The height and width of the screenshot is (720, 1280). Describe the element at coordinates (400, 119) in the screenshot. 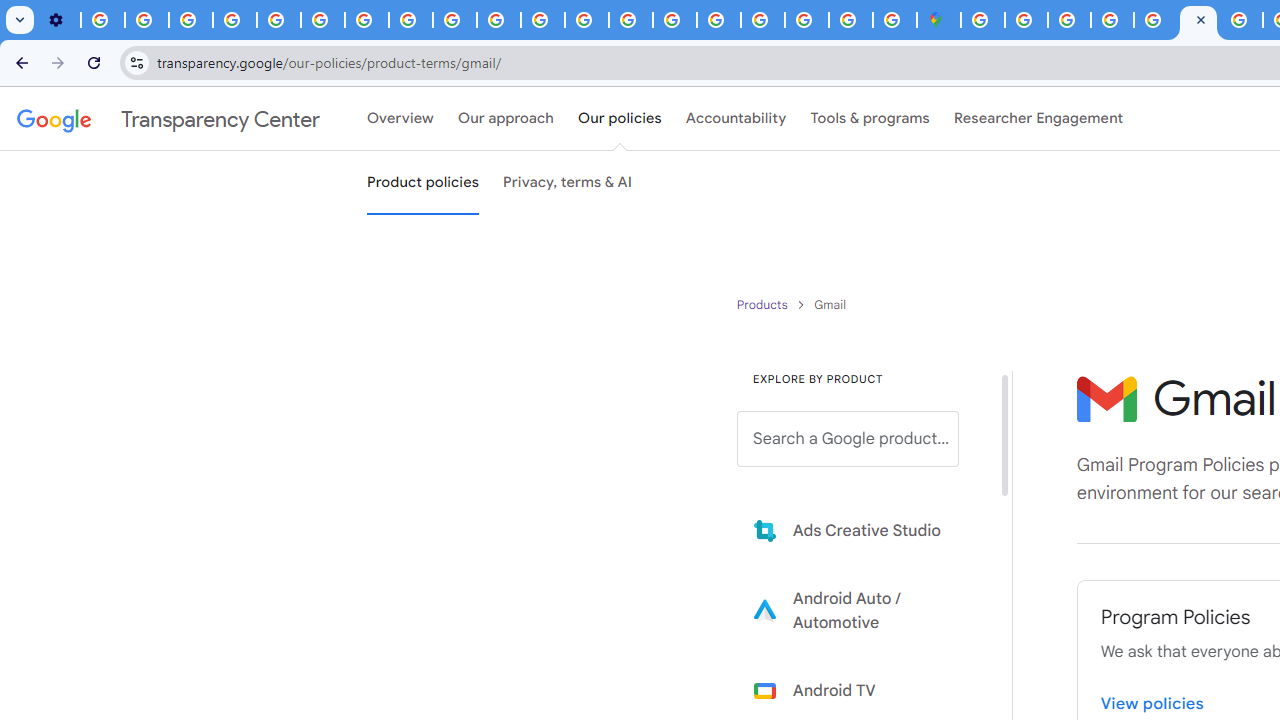

I see `'Overview'` at that location.